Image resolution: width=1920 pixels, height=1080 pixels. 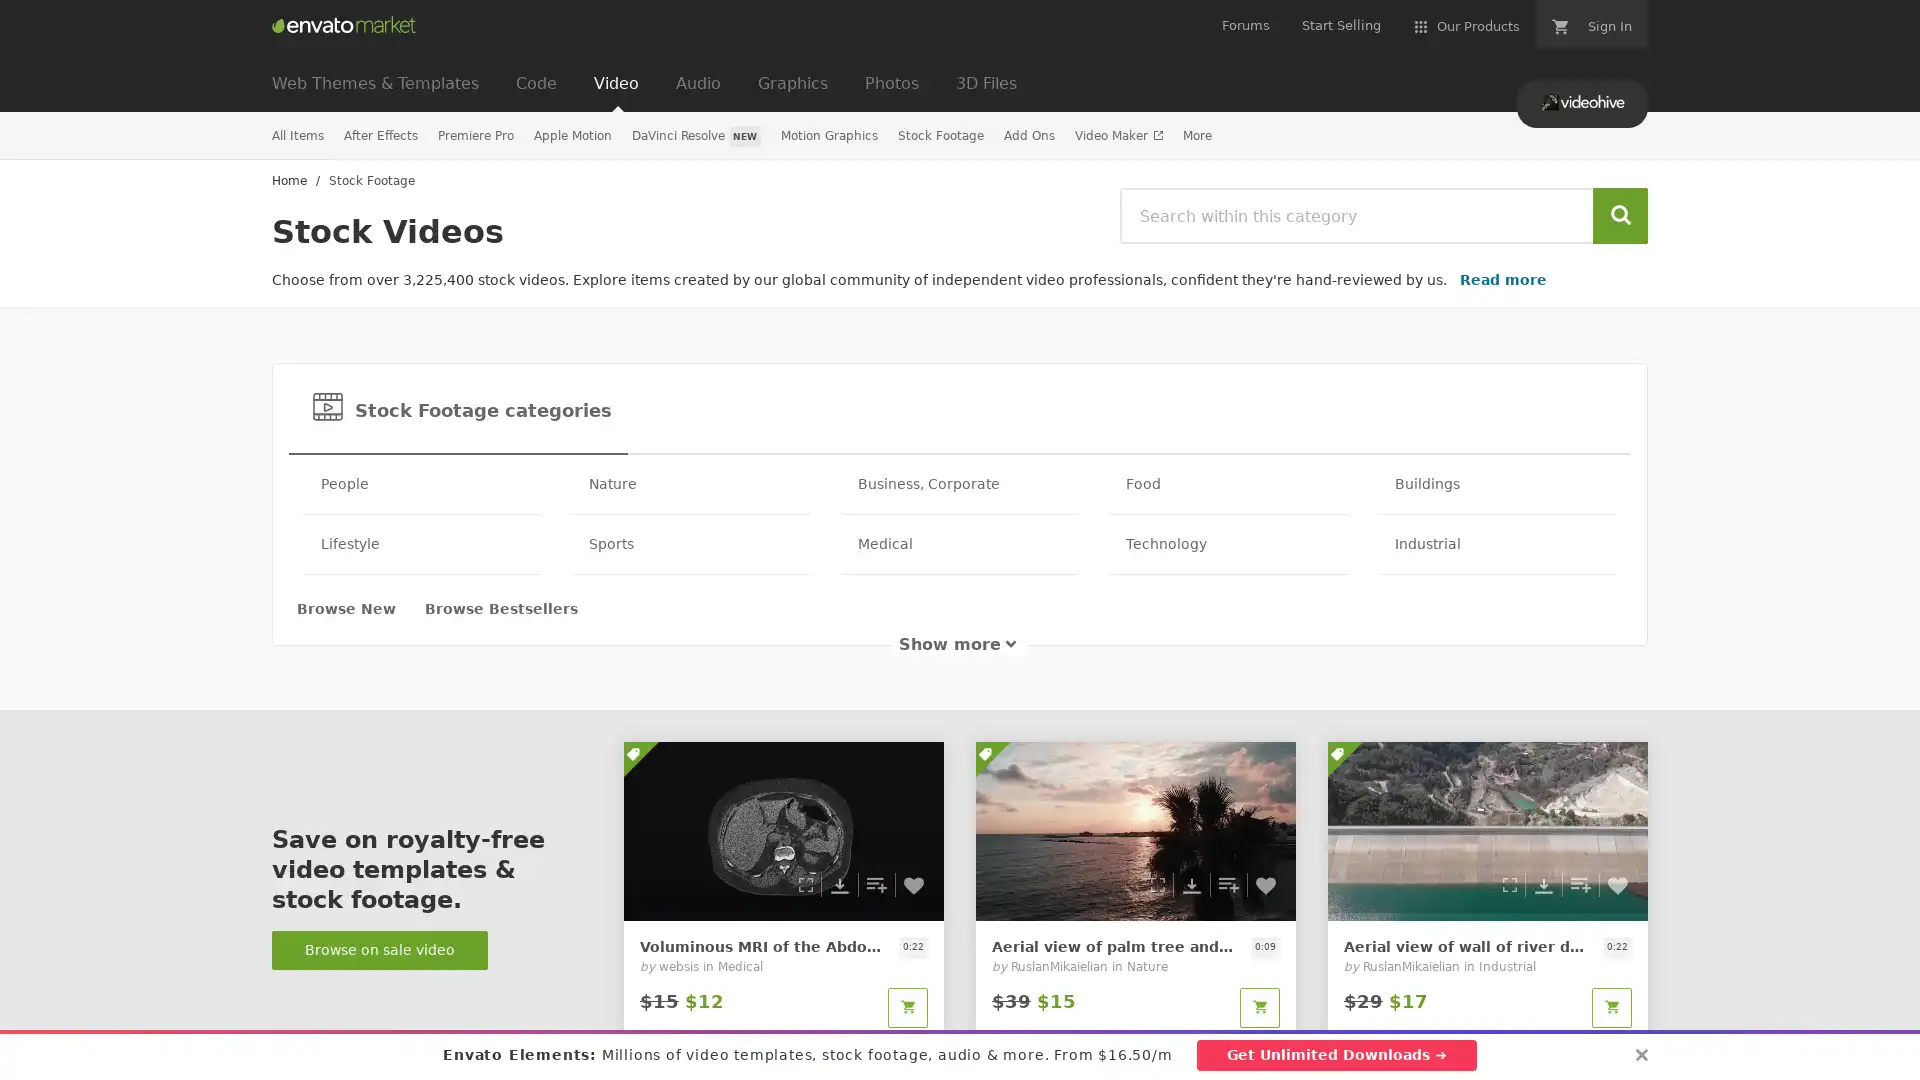 I want to click on Download preview, so click(x=1191, y=883).